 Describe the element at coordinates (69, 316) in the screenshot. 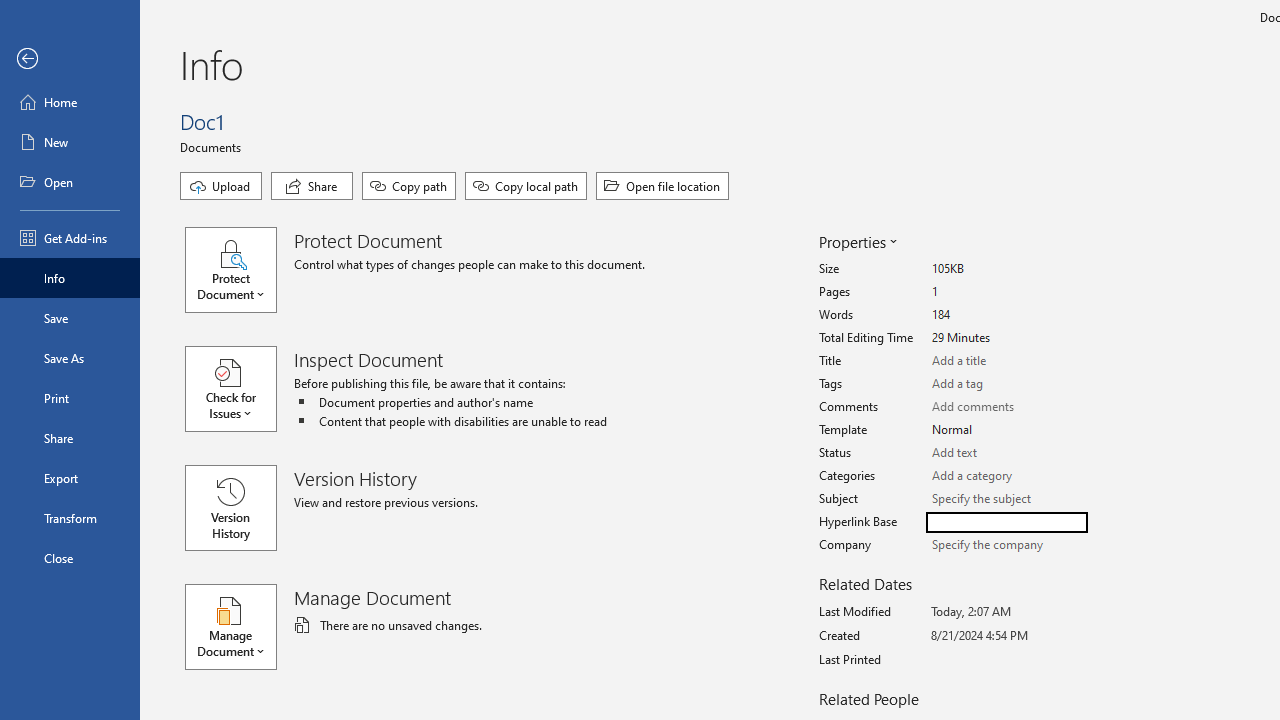

I see `'Save'` at that location.